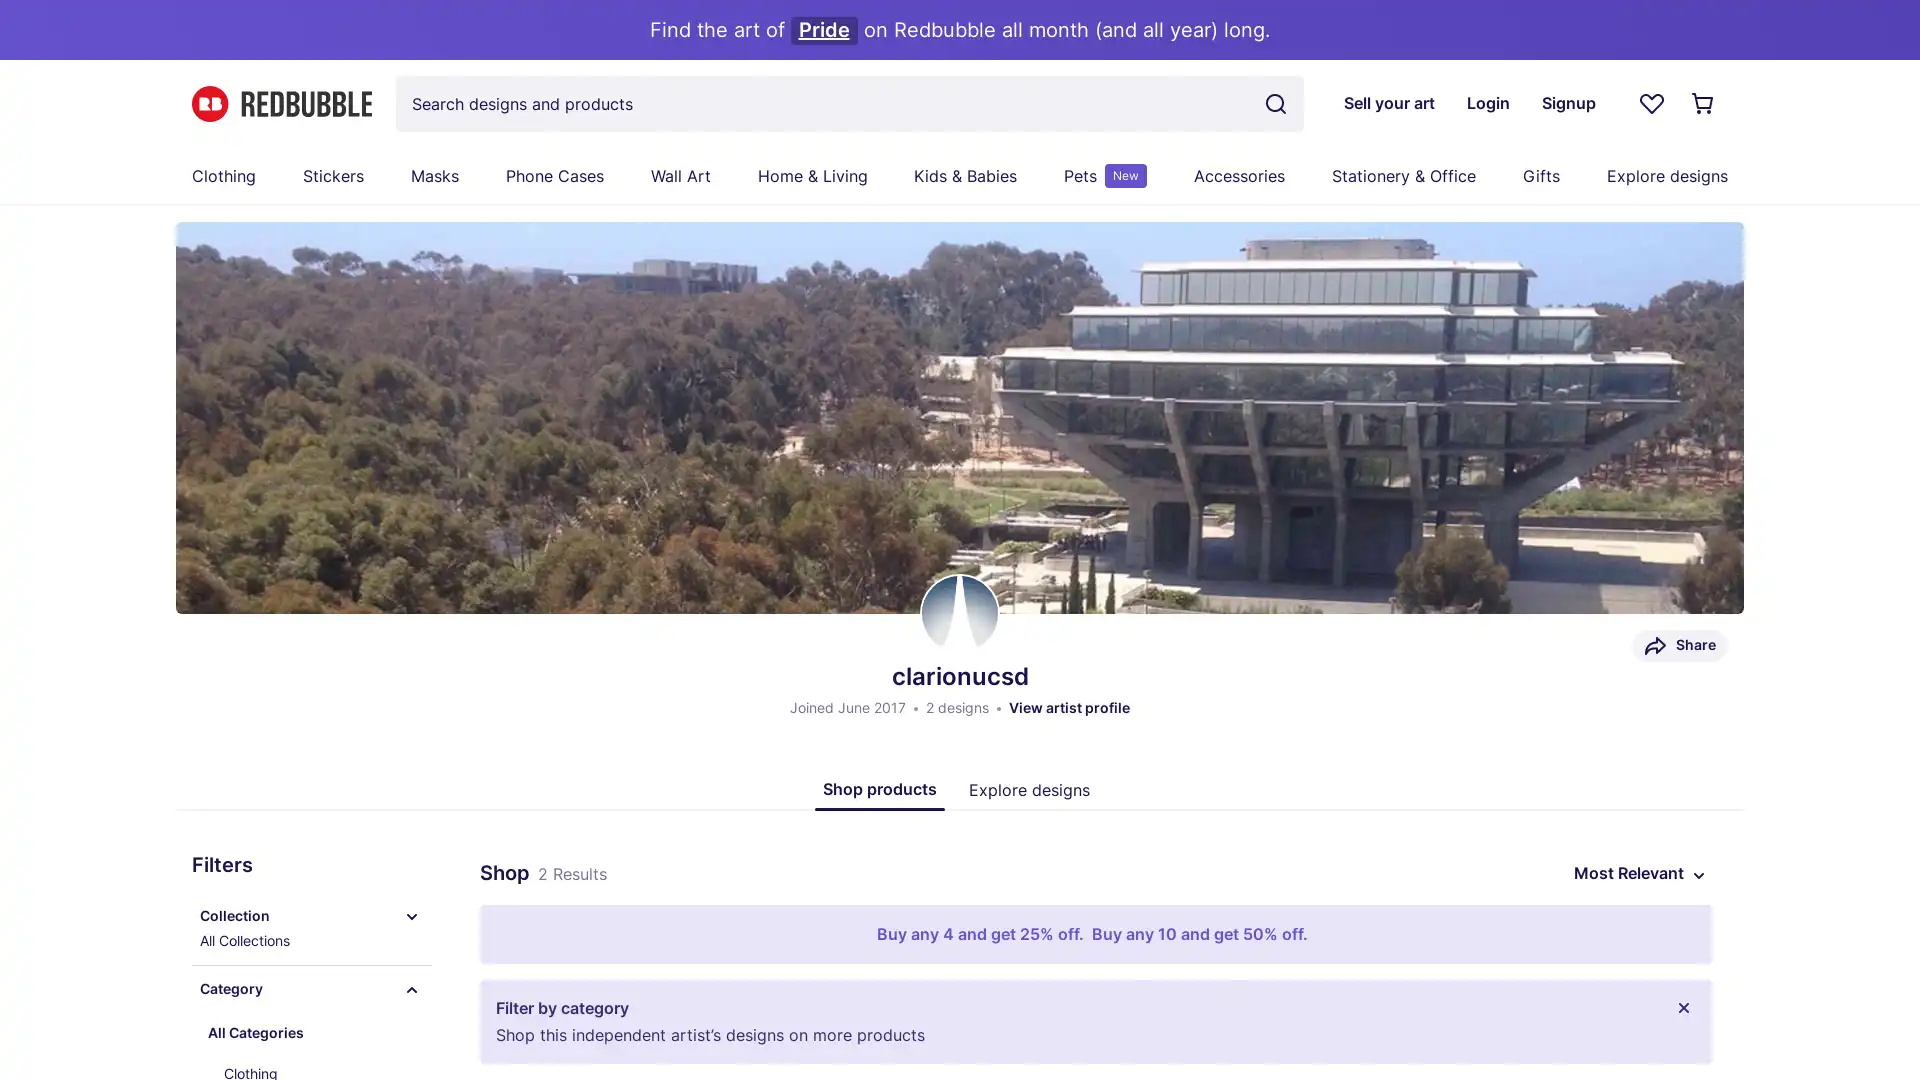  Describe the element at coordinates (311, 990) in the screenshot. I see `Category` at that location.